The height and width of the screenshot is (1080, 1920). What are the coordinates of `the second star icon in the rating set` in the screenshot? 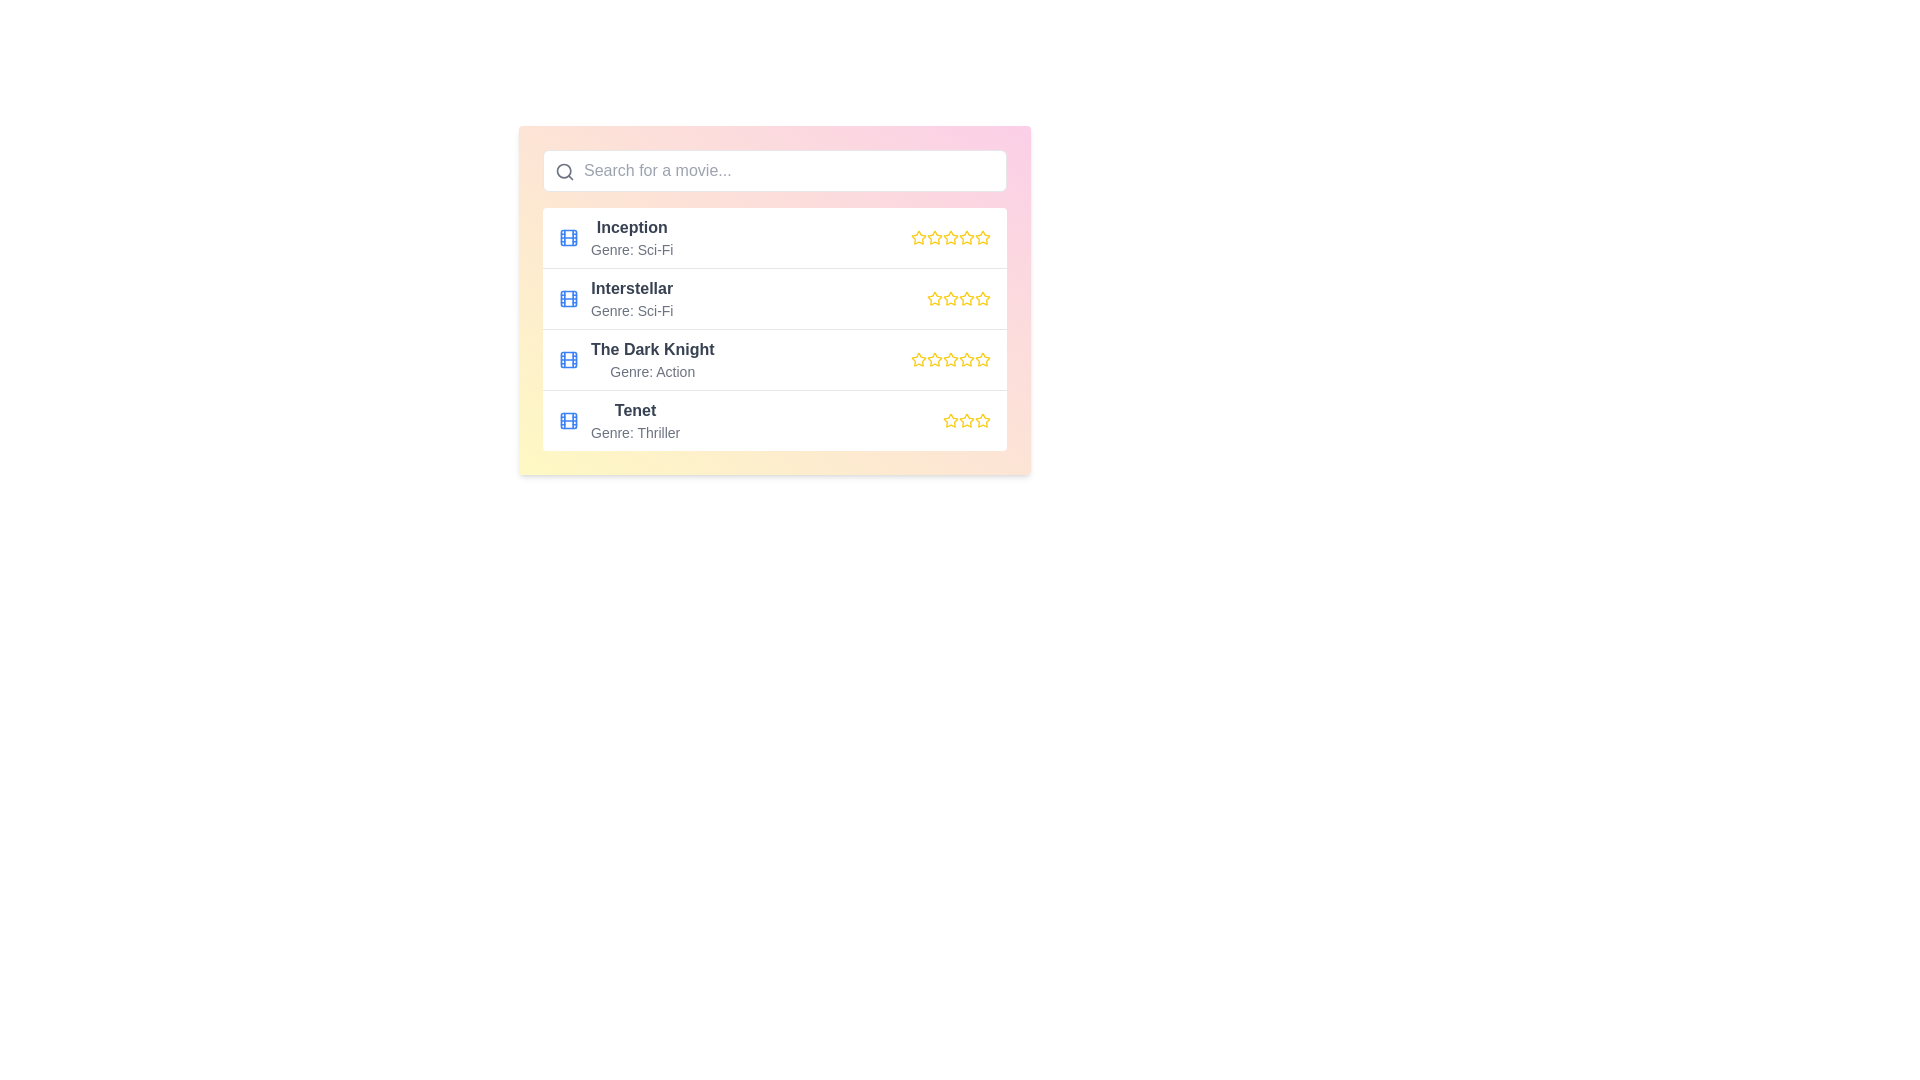 It's located at (949, 236).